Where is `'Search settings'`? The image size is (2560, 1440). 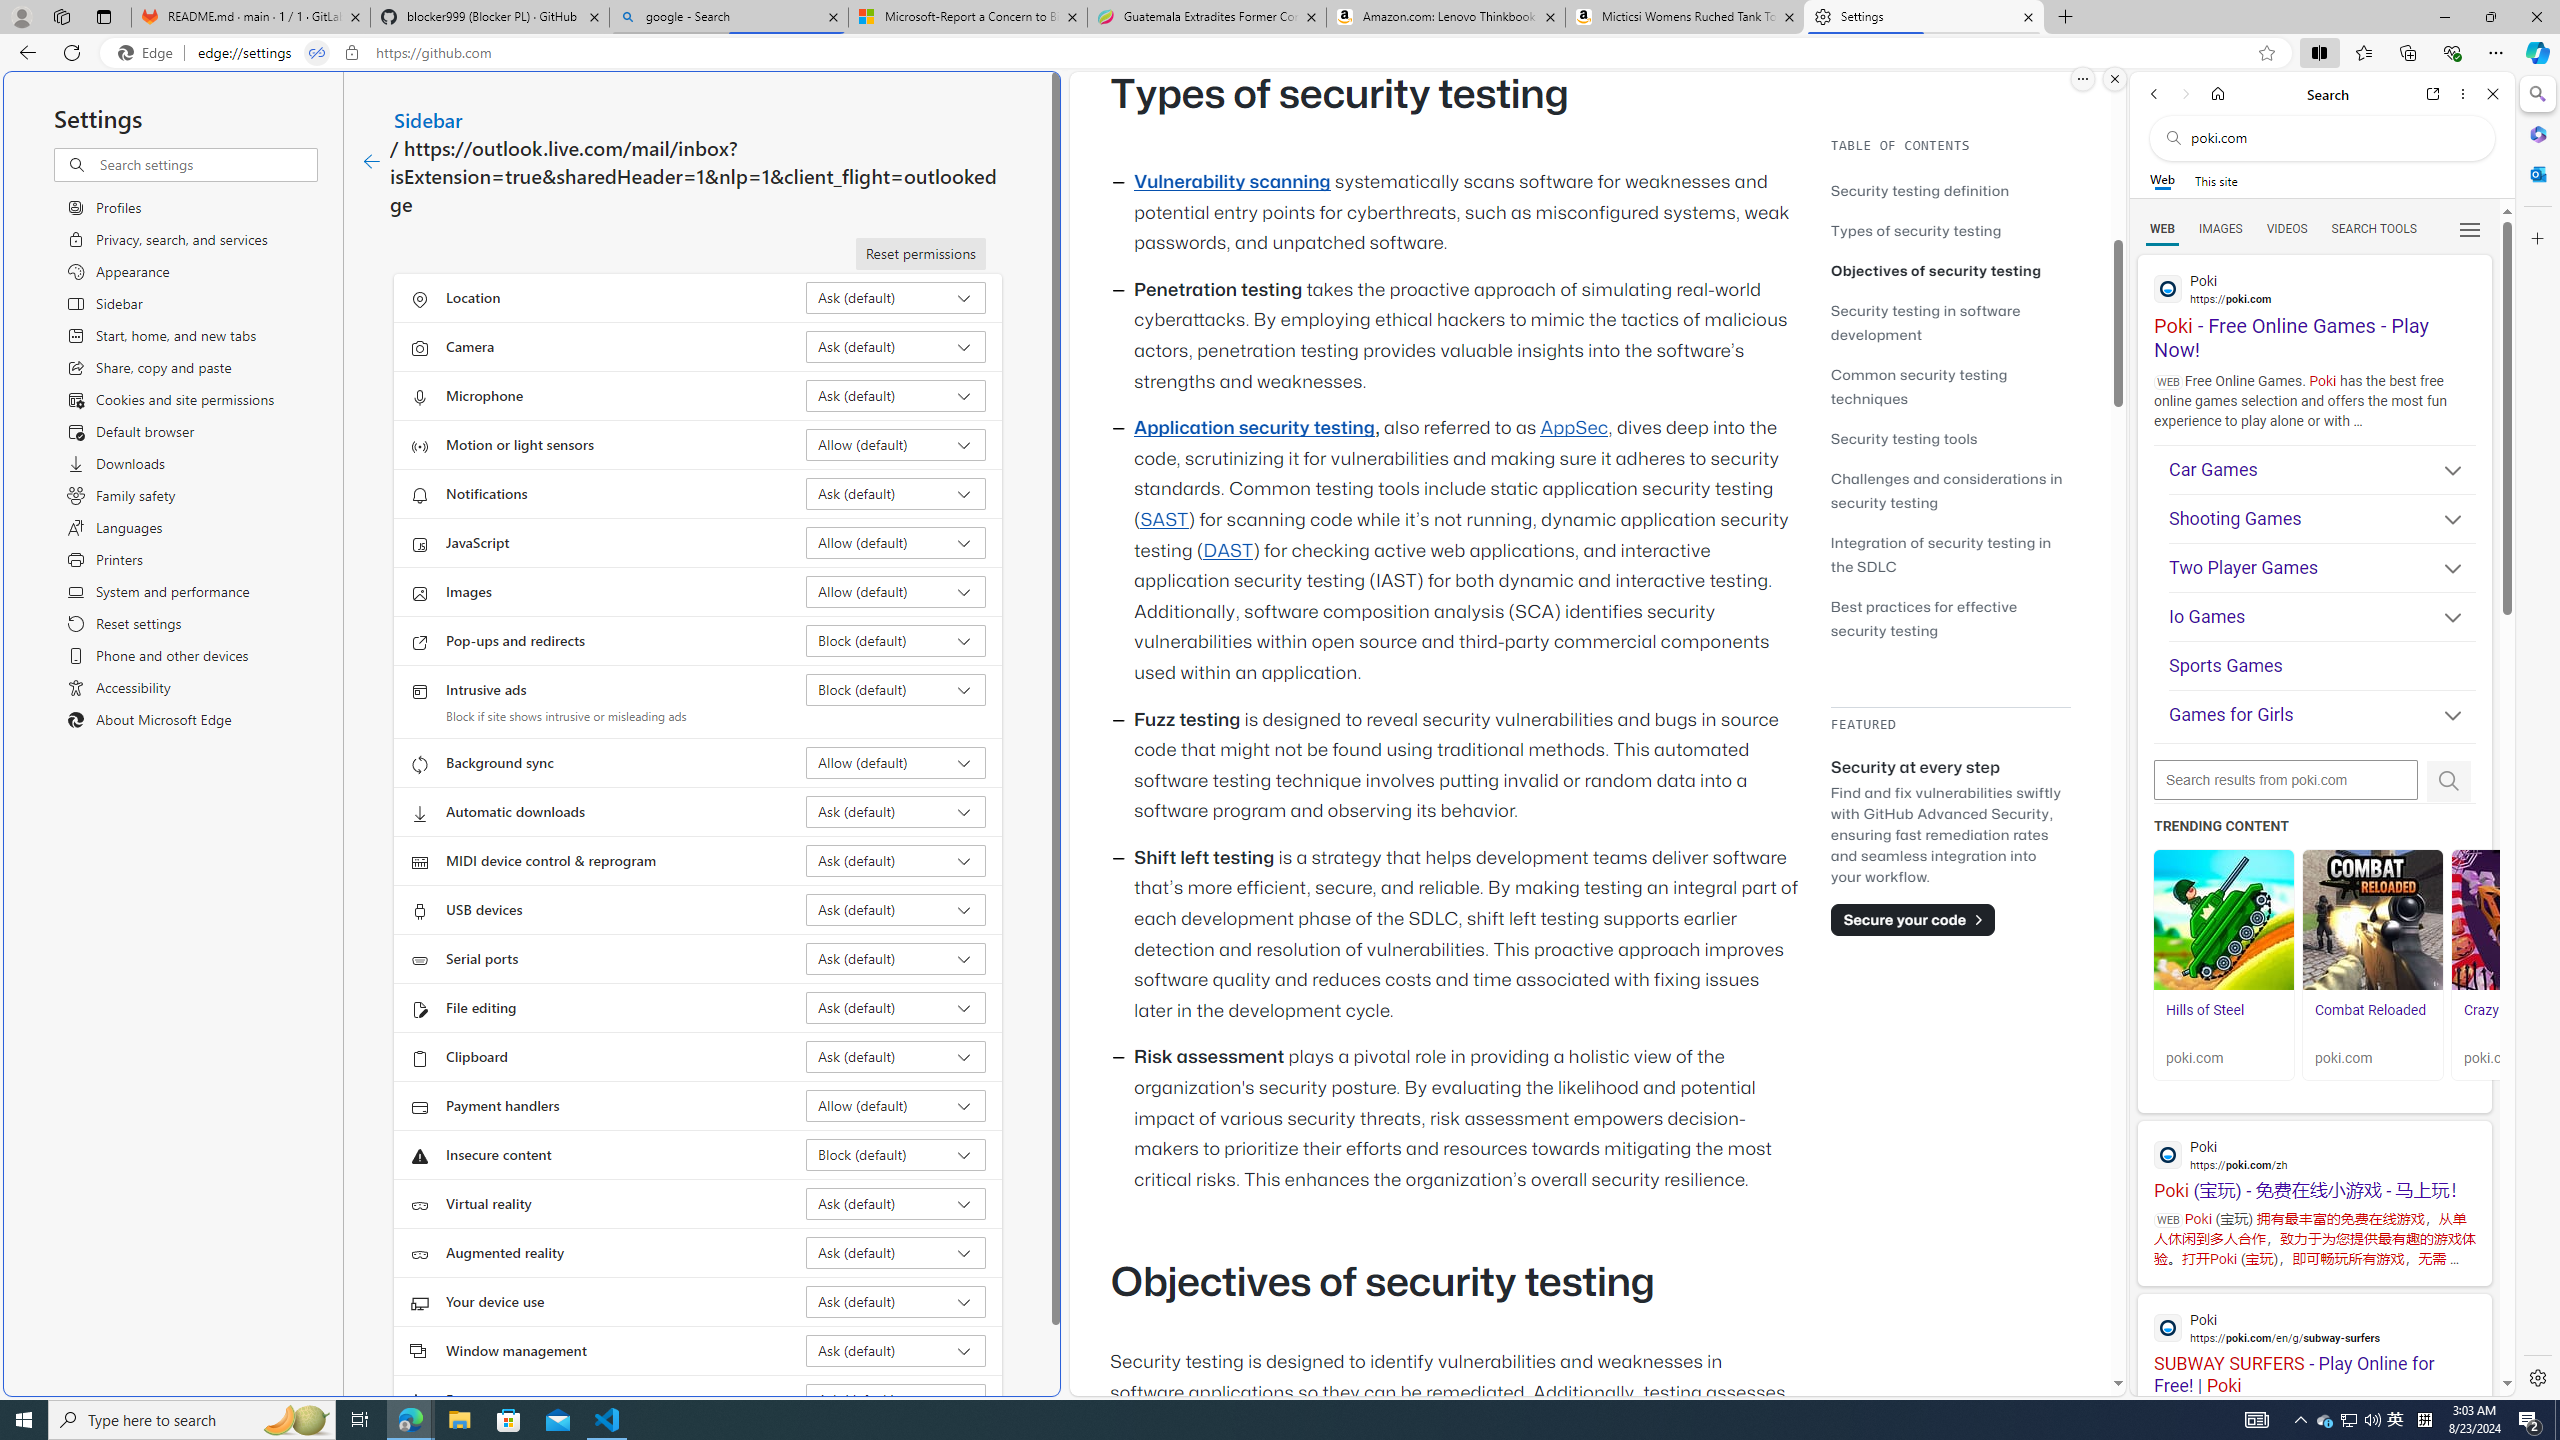
'Search settings' is located at coordinates (207, 164).